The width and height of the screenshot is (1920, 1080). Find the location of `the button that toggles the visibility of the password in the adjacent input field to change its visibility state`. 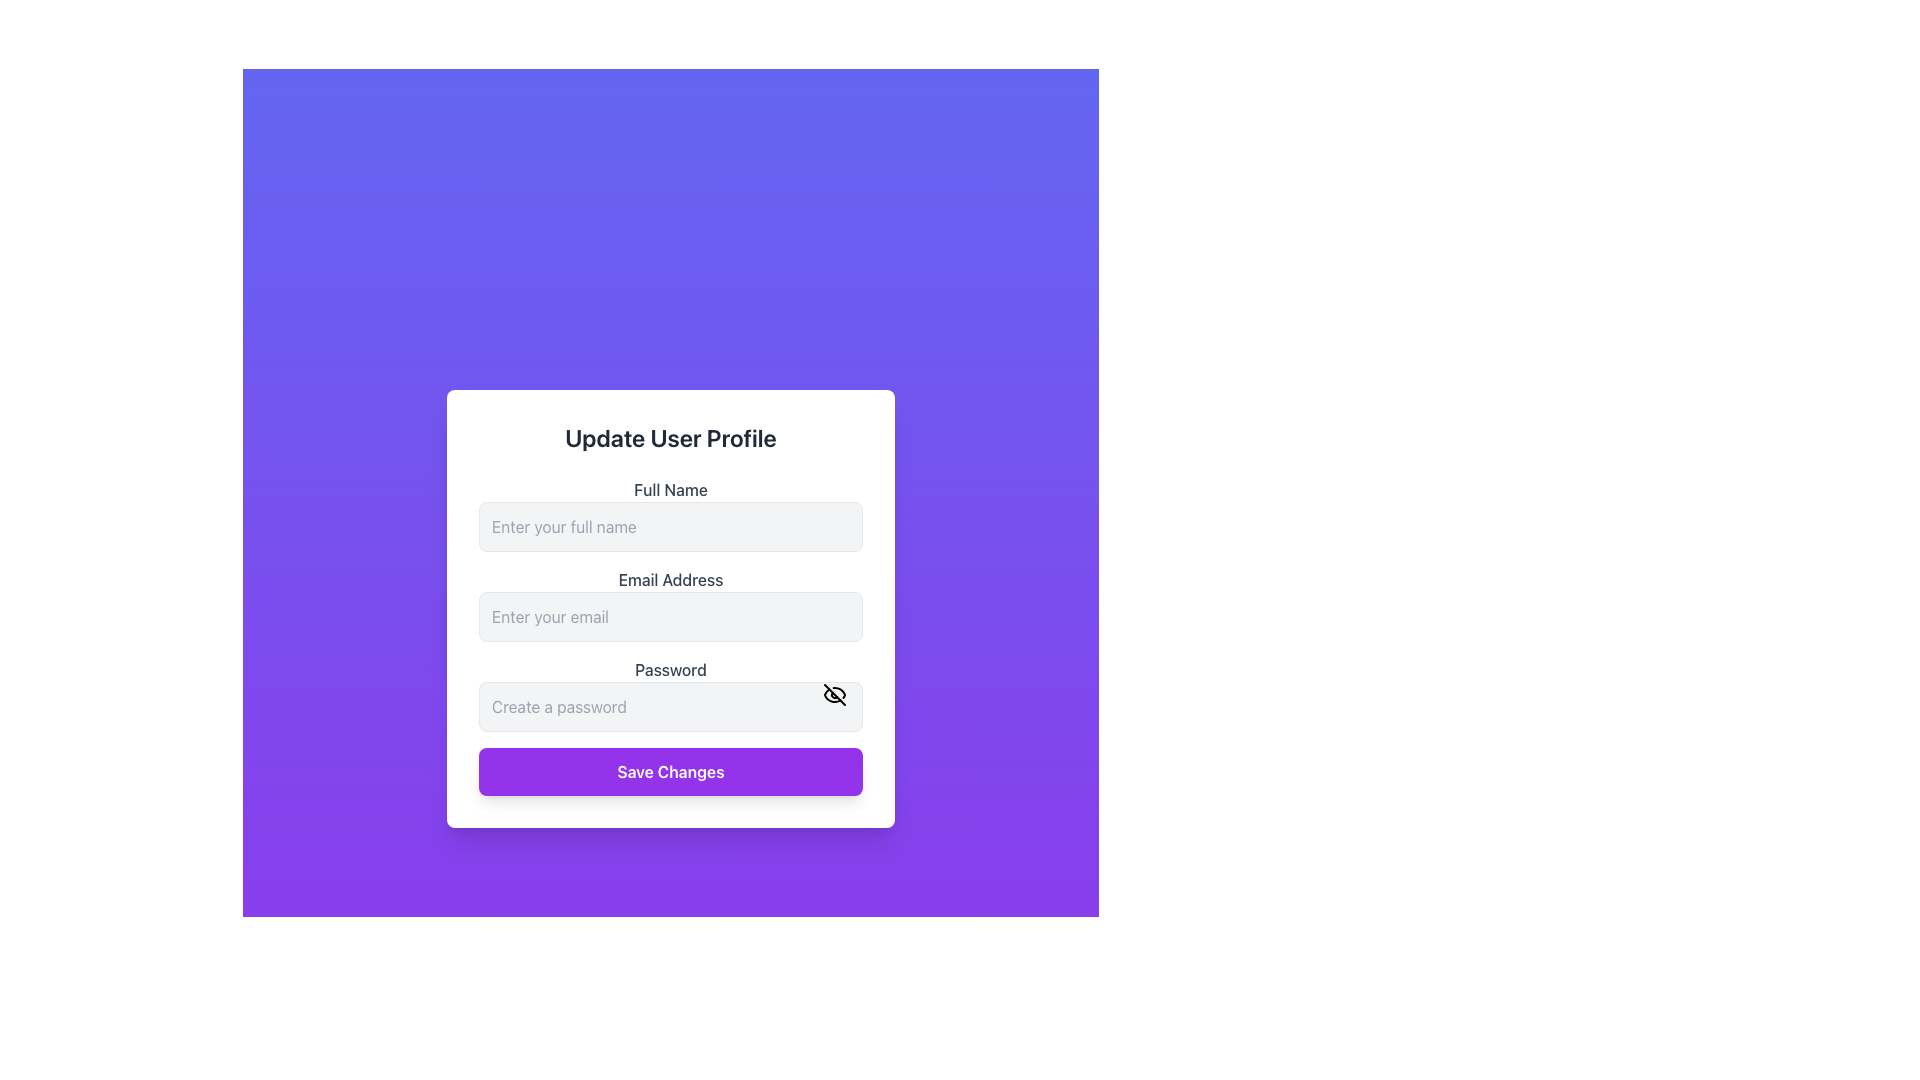

the button that toggles the visibility of the password in the adjacent input field to change its visibility state is located at coordinates (835, 693).